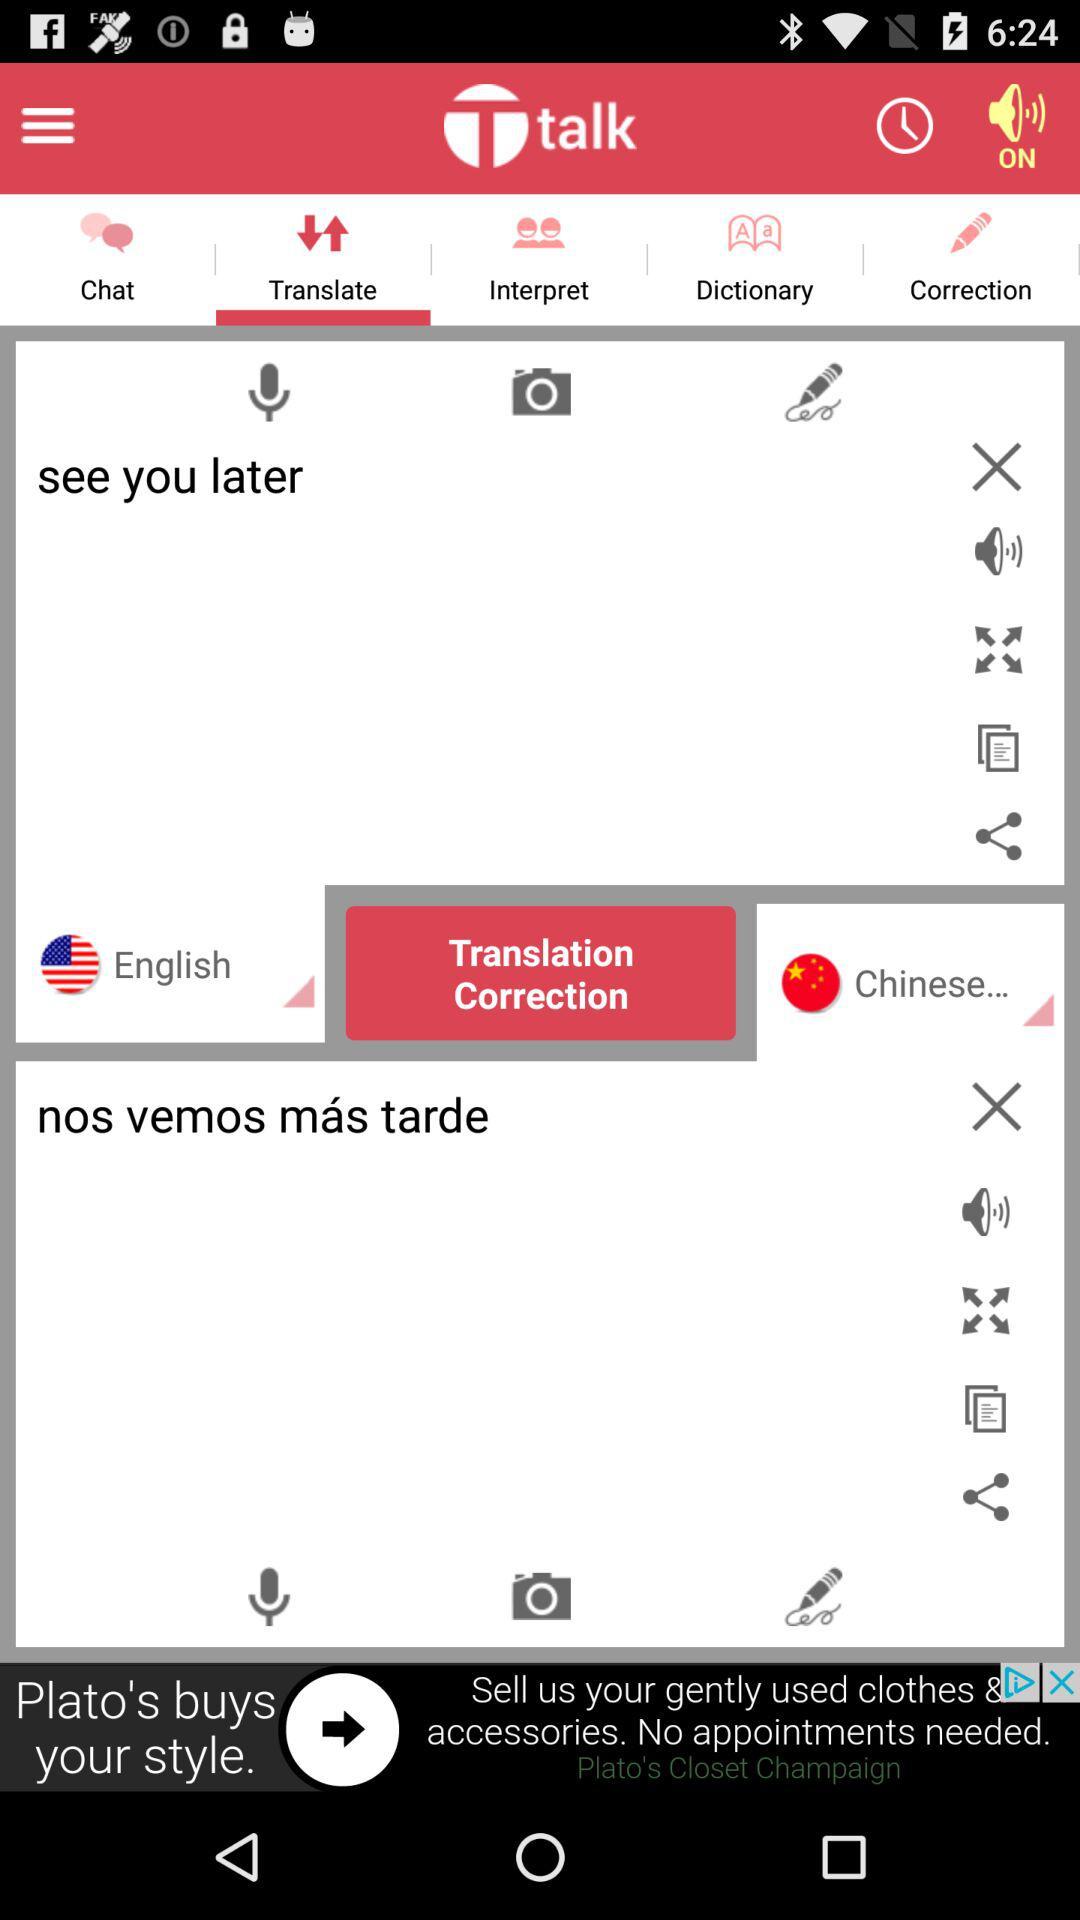 Image resolution: width=1080 pixels, height=1920 pixels. I want to click on the flash icon, so click(813, 418).